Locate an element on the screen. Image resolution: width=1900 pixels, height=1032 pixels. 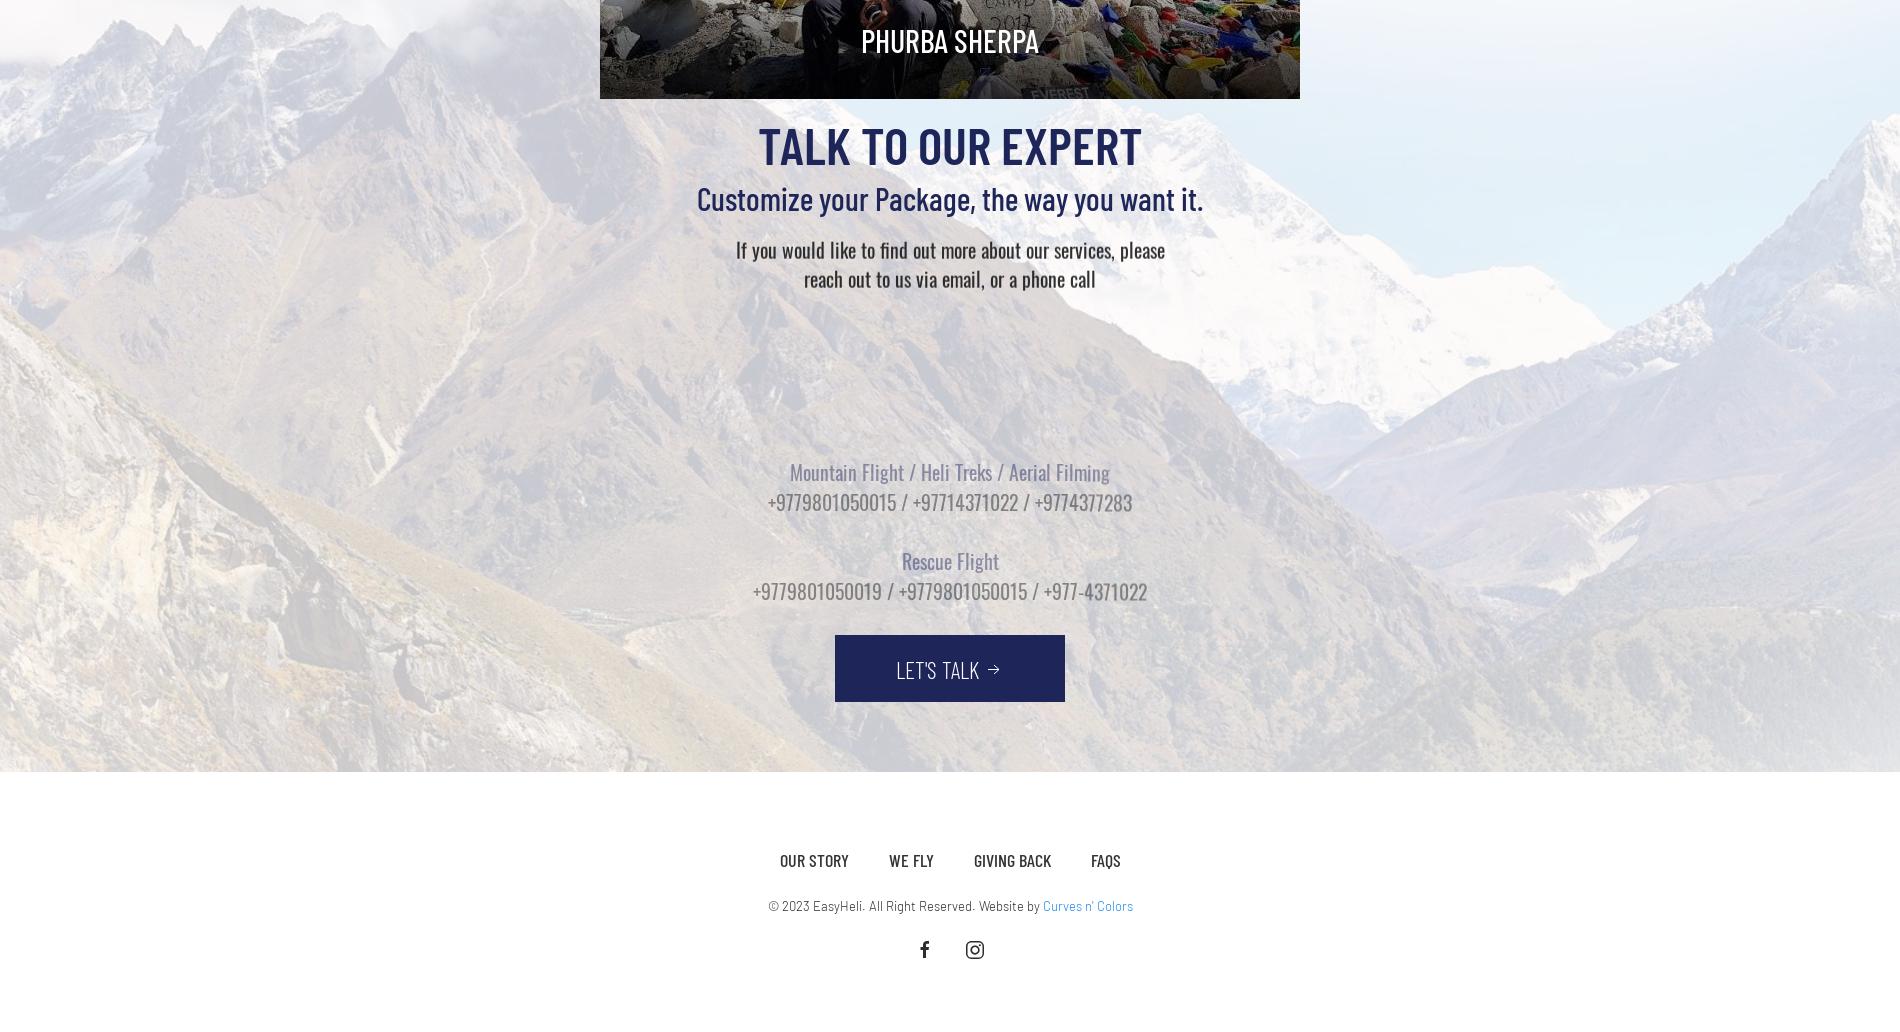
'Our Story' is located at coordinates (778, 859).